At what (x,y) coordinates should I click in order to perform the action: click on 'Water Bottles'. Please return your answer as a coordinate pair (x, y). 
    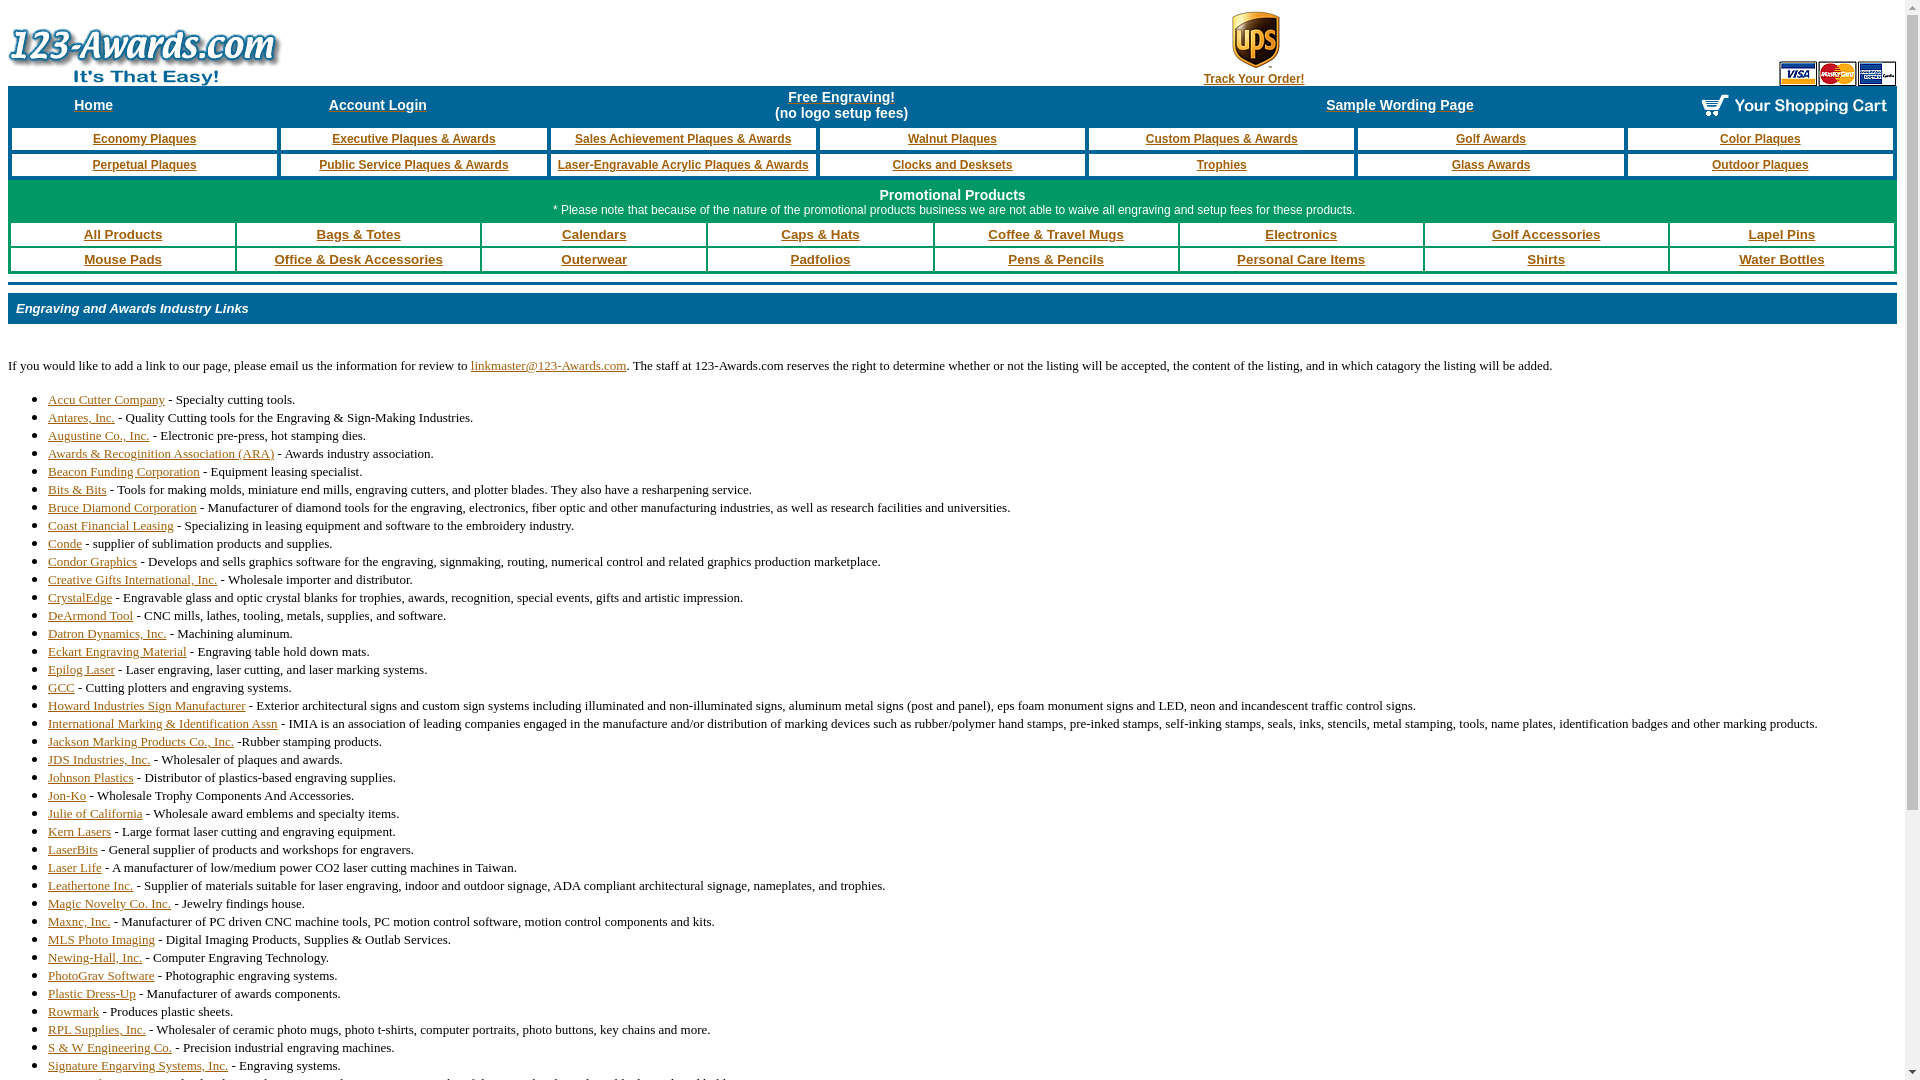
    Looking at the image, I should click on (1781, 258).